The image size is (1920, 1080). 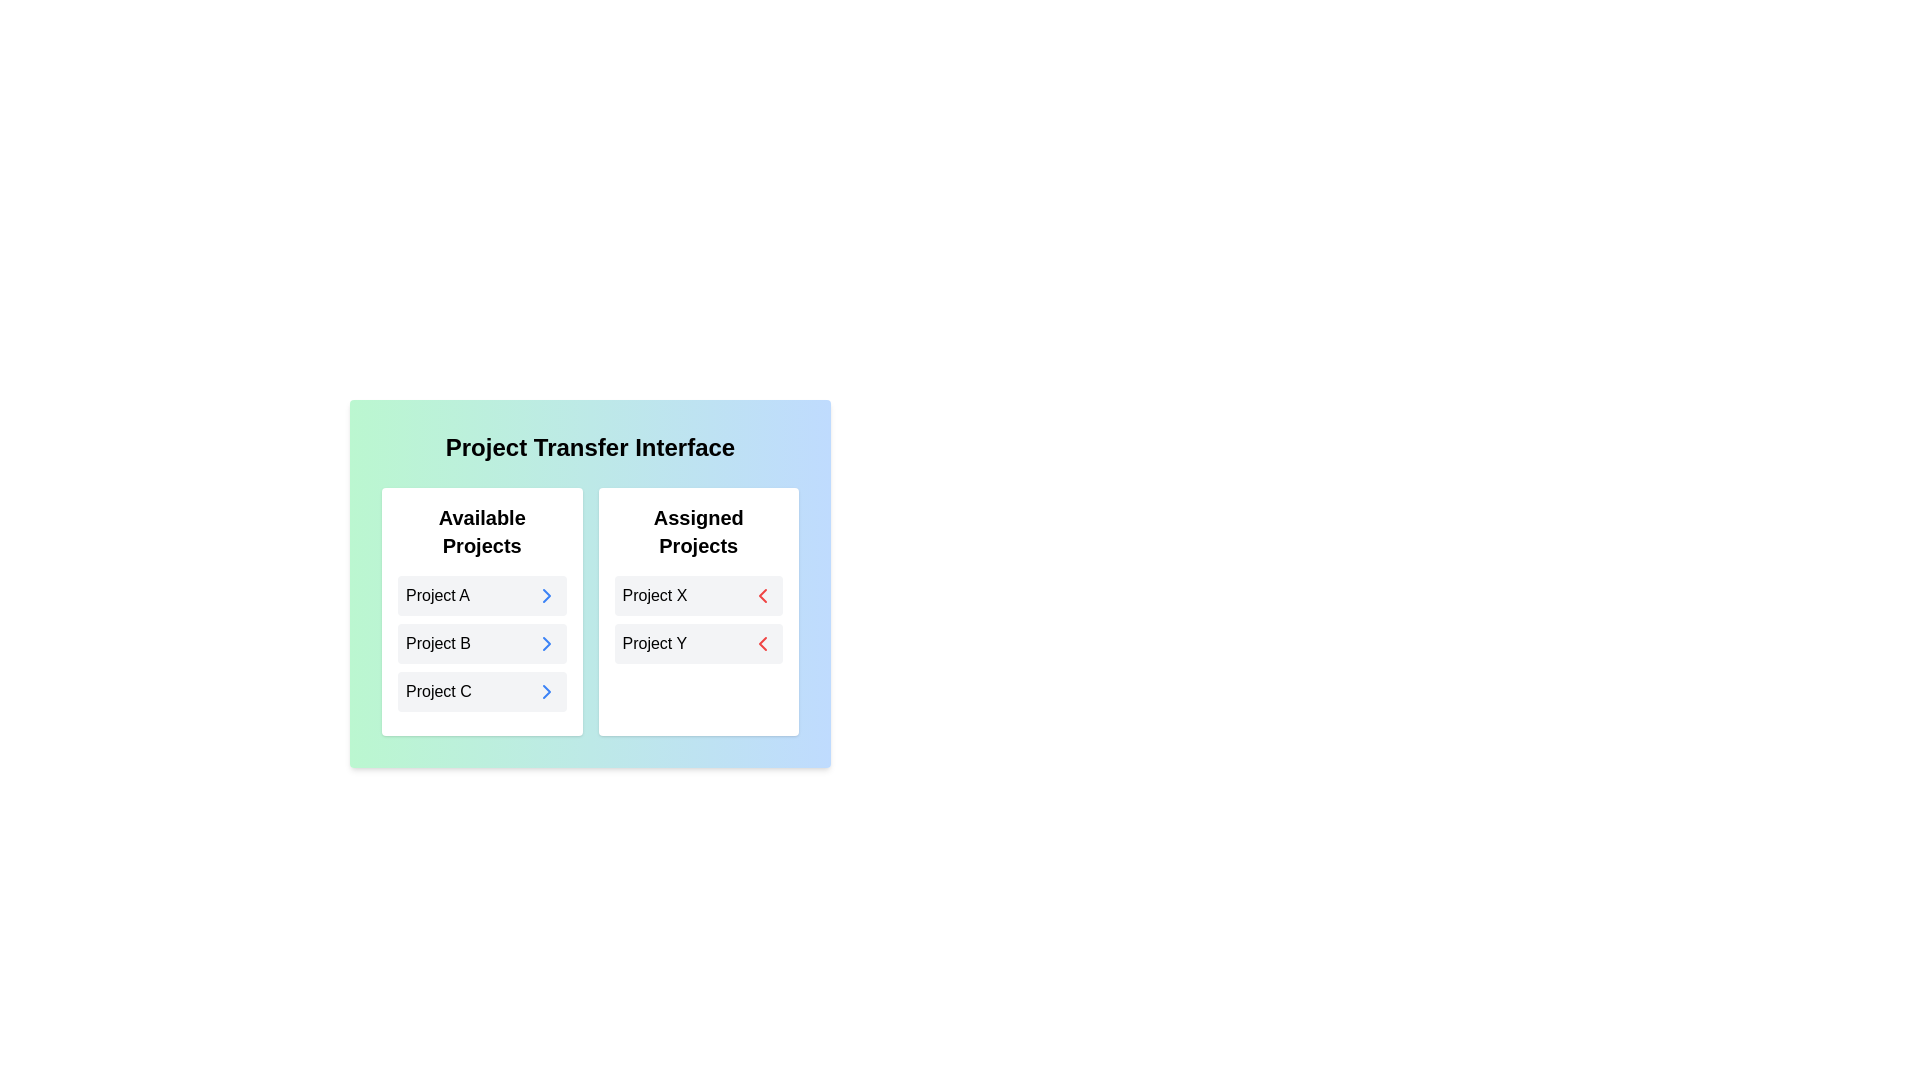 I want to click on the first list item labeled 'Project A' with a light gray background and a blue right arrow, so click(x=482, y=595).